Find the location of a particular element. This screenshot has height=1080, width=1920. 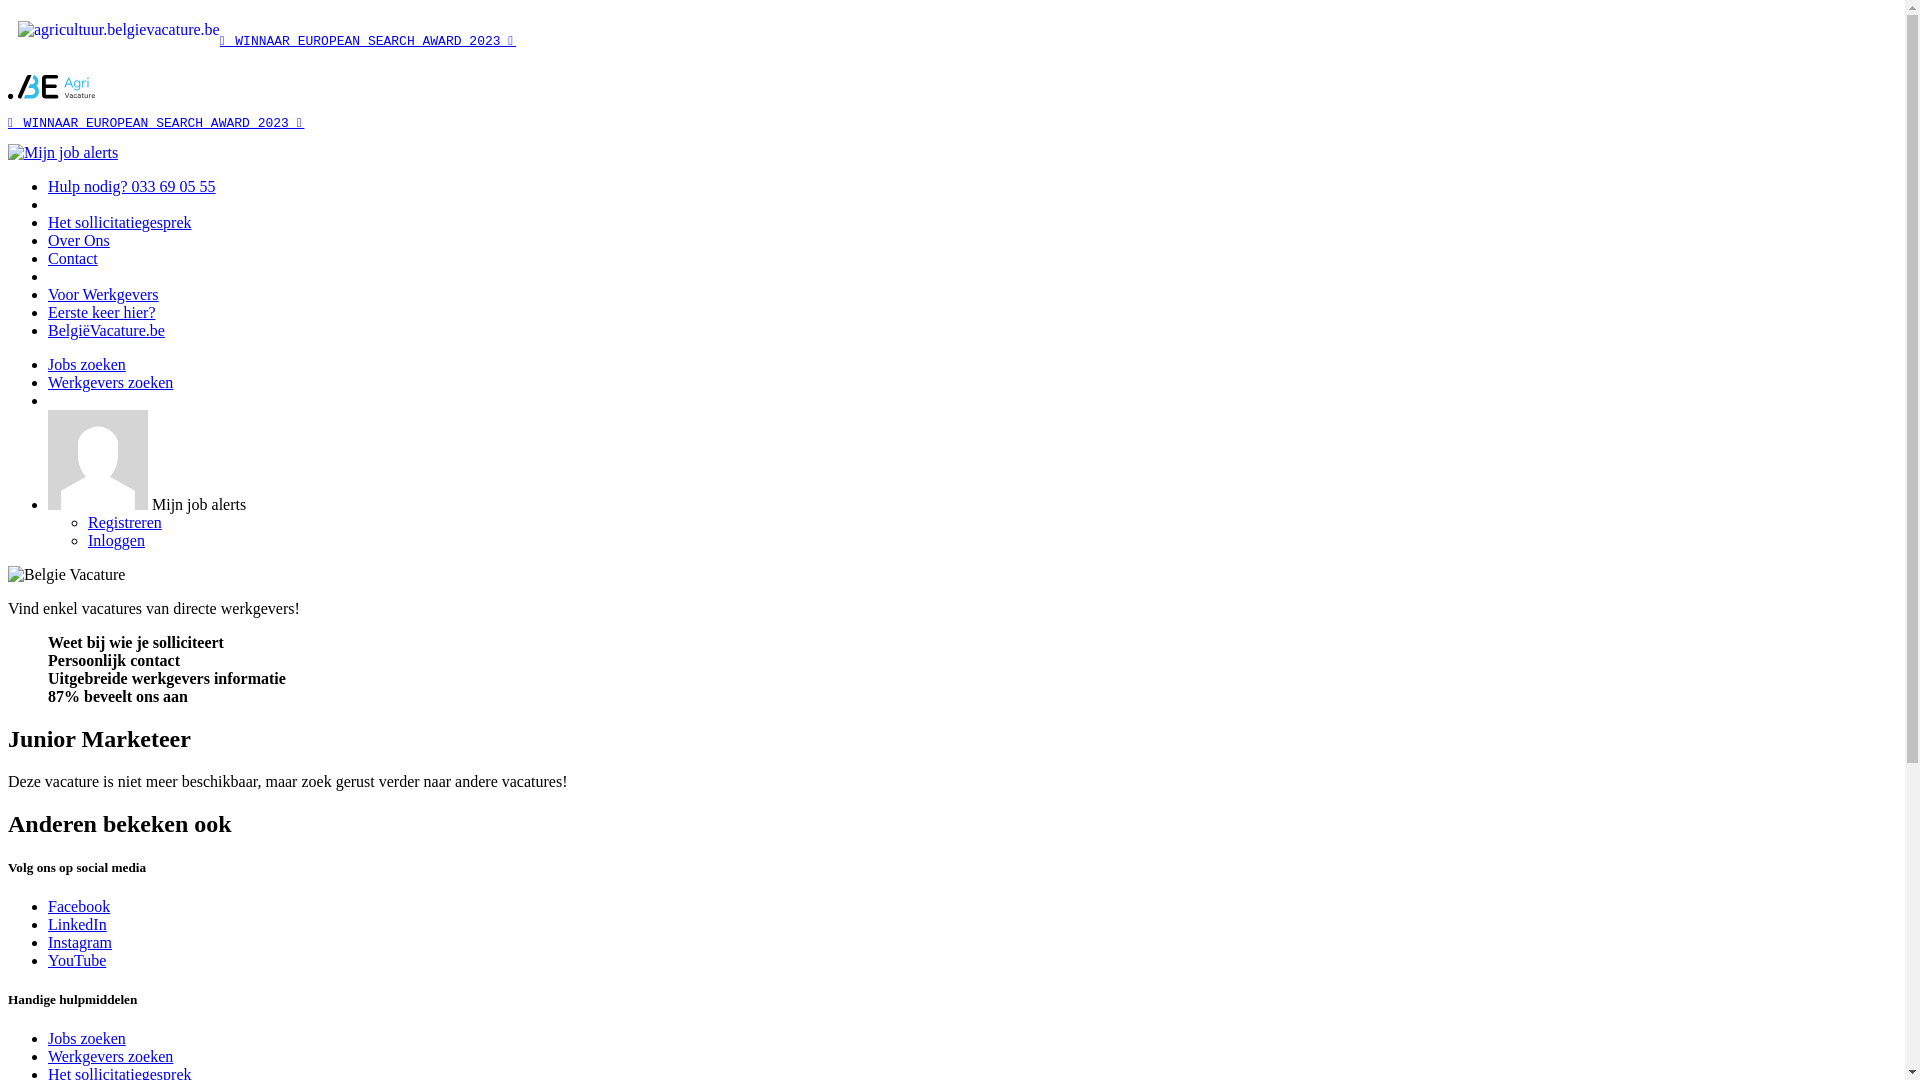

'Jobs zoeken' is located at coordinates (85, 1037).